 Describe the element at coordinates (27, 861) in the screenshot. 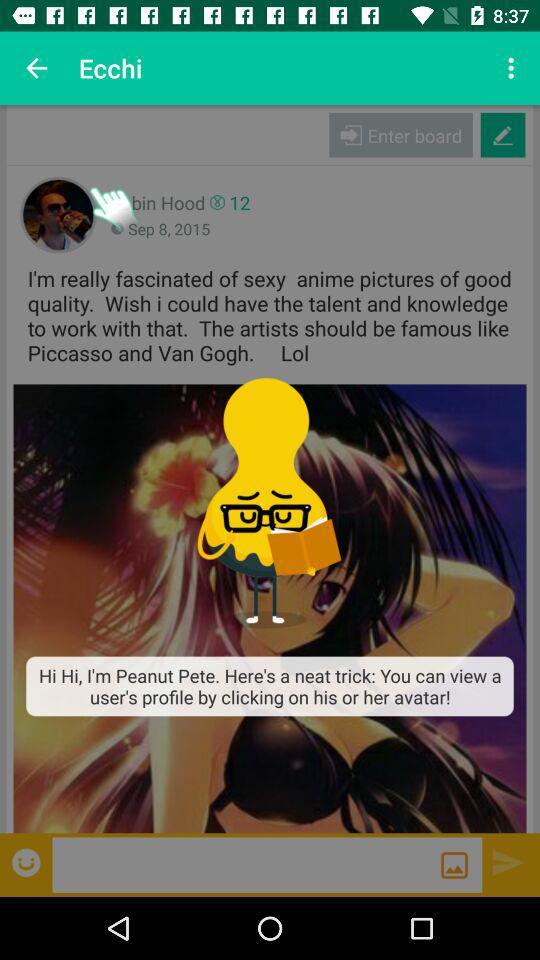

I see `smiley button` at that location.